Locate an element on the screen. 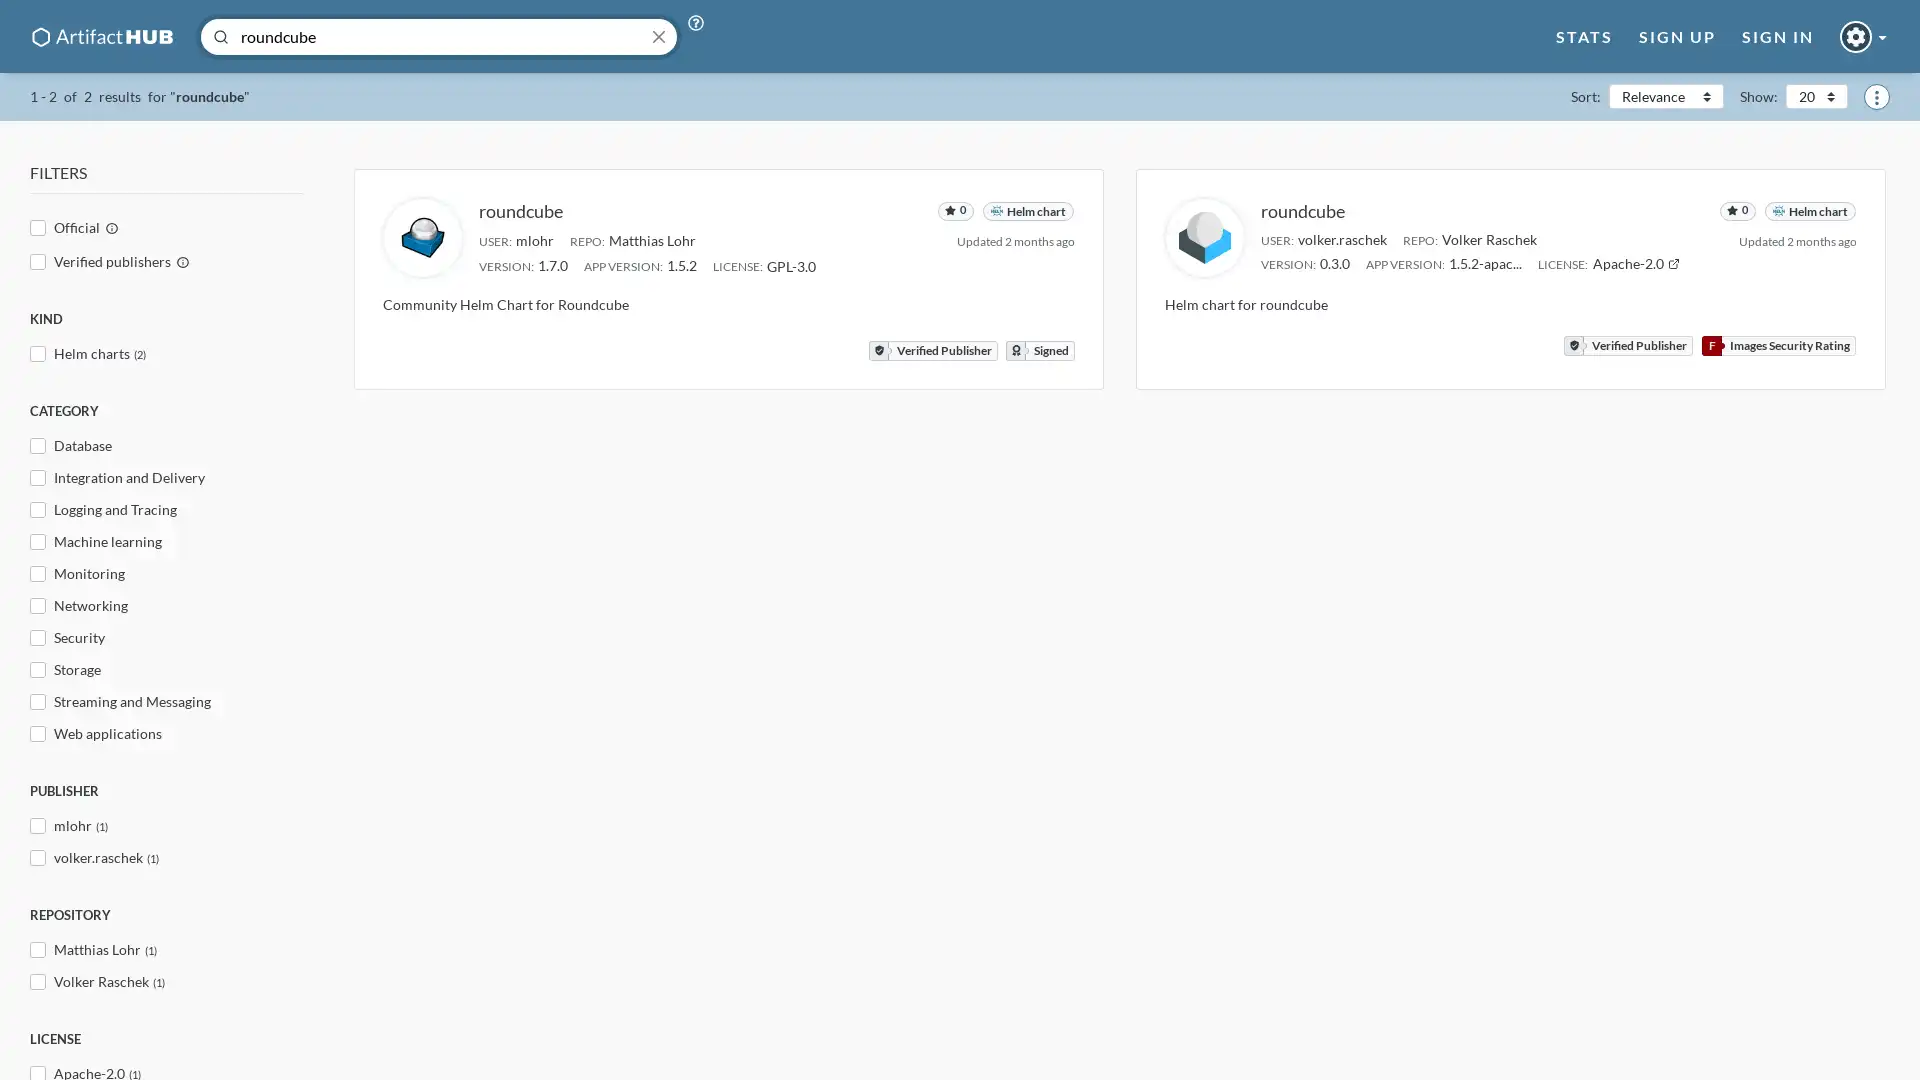 The height and width of the screenshot is (1080, 1920). Filter by repo Volker Raschek is located at coordinates (1489, 238).